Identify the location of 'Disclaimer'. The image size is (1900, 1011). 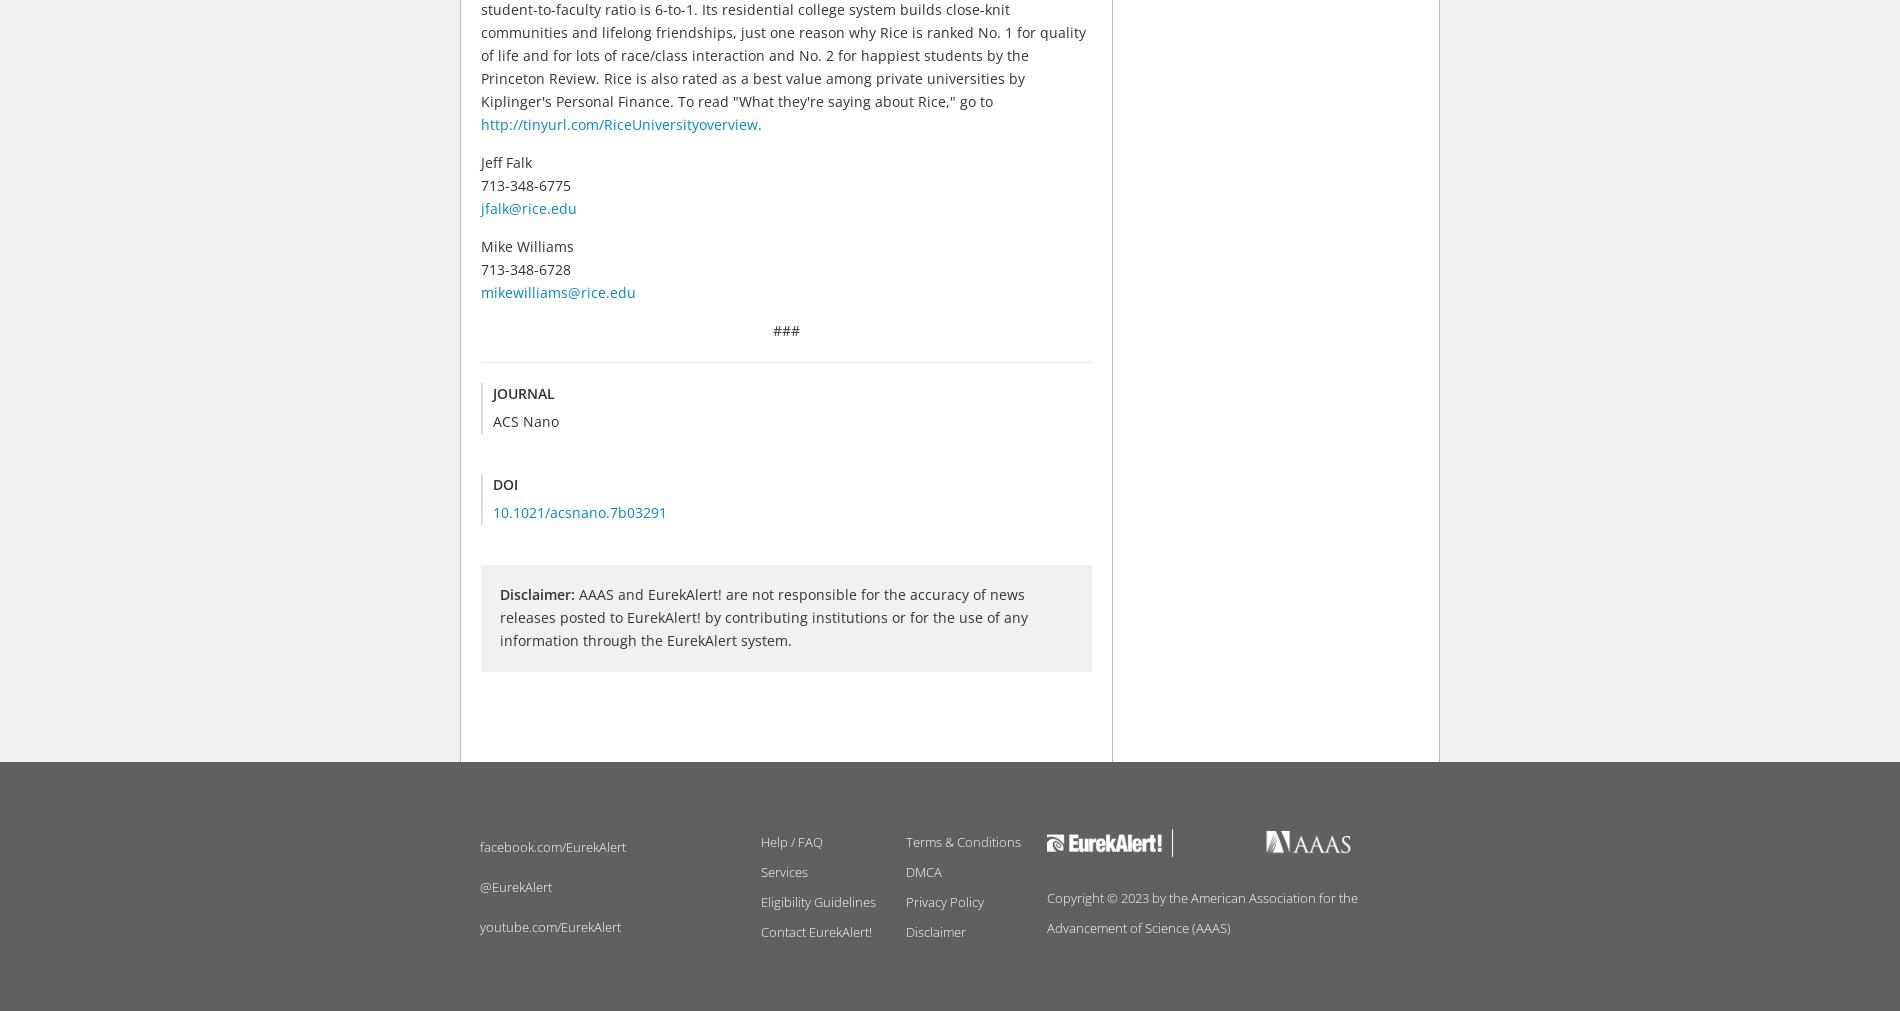
(934, 931).